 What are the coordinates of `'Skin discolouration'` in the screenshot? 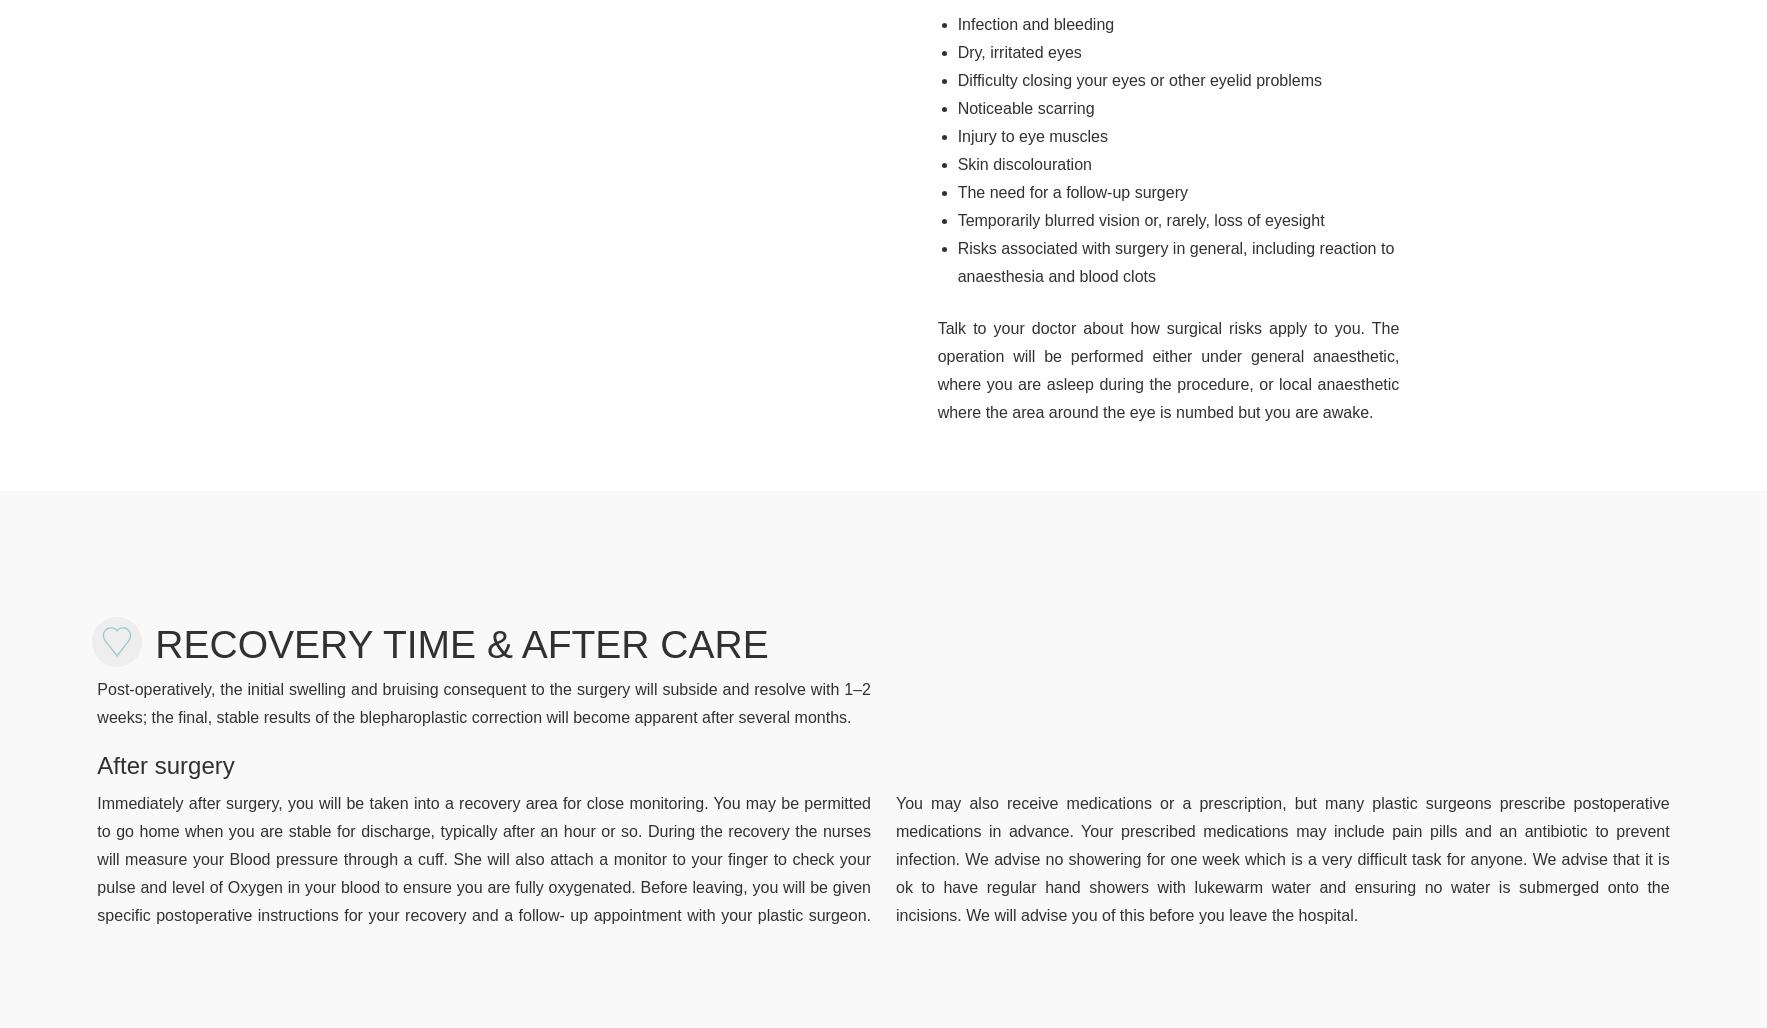 It's located at (1023, 163).